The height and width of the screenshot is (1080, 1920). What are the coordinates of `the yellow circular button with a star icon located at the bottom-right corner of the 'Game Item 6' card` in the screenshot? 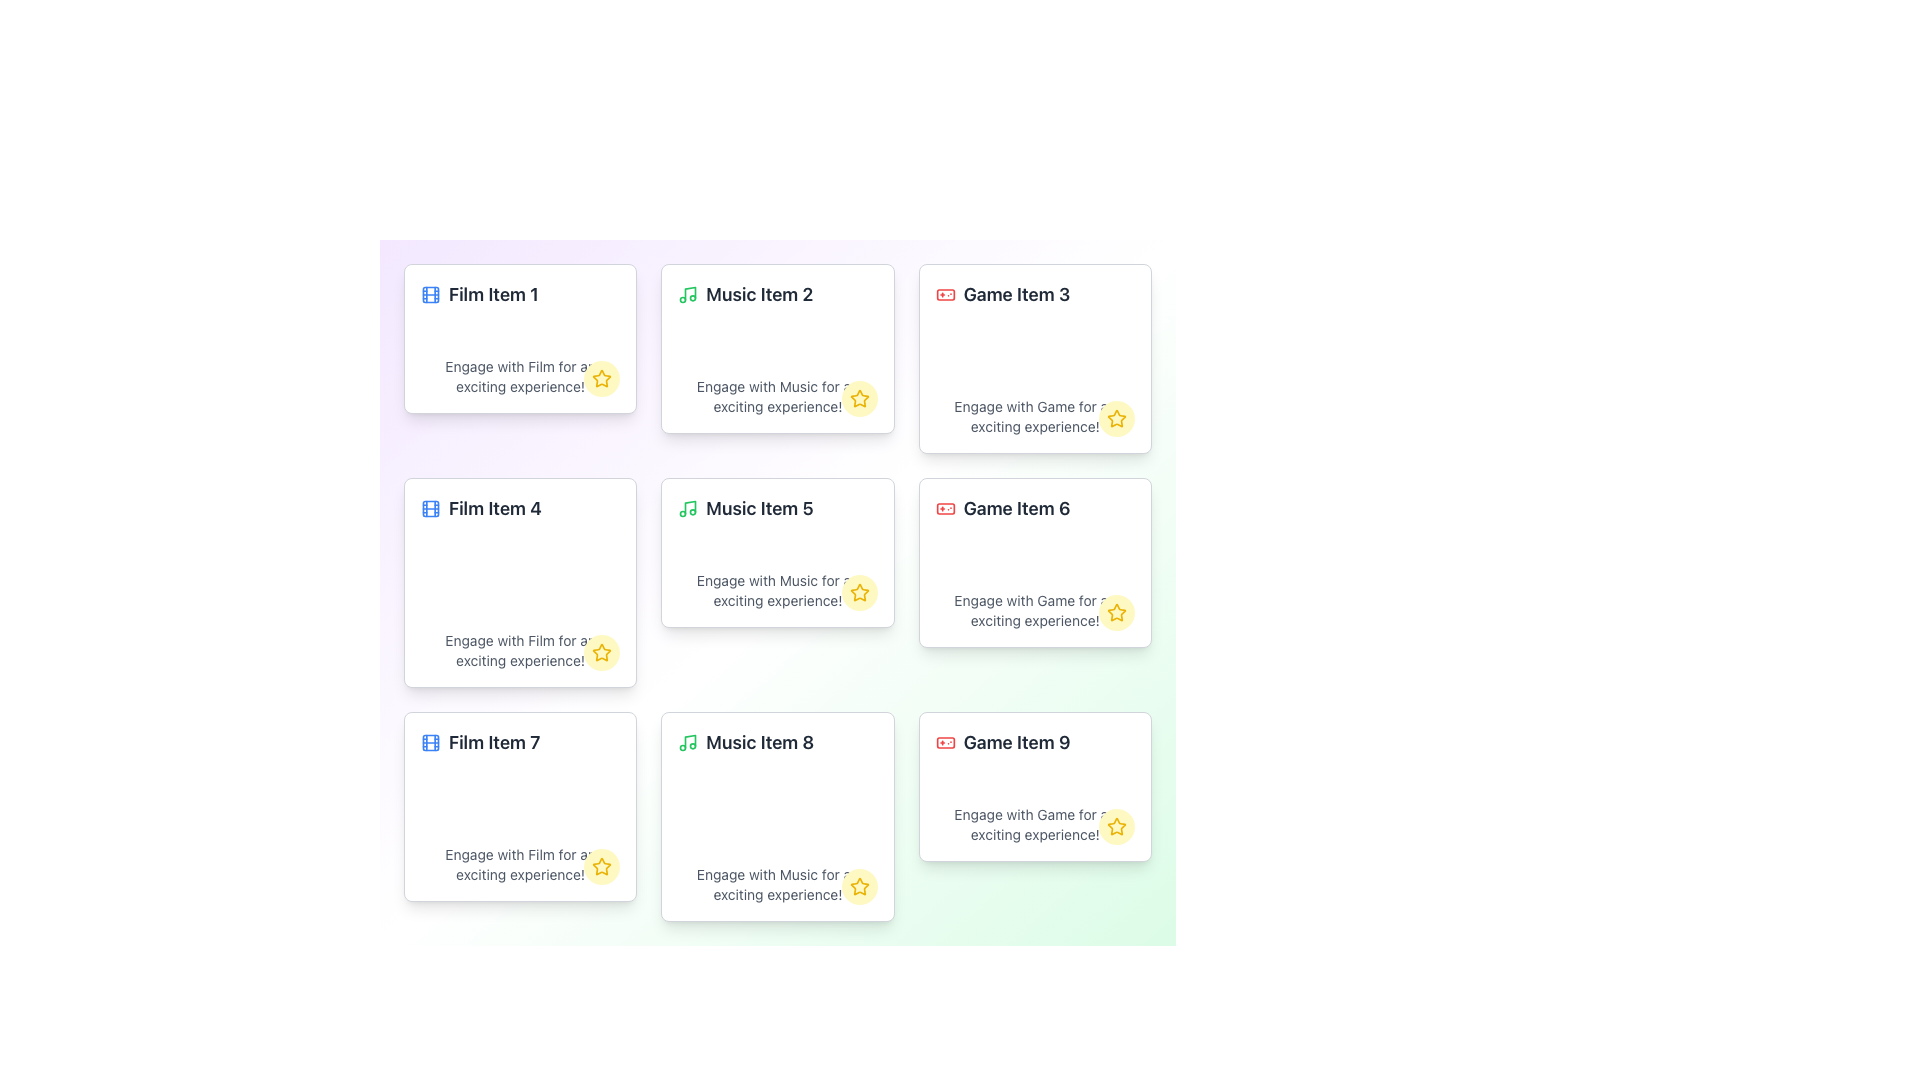 It's located at (1116, 612).